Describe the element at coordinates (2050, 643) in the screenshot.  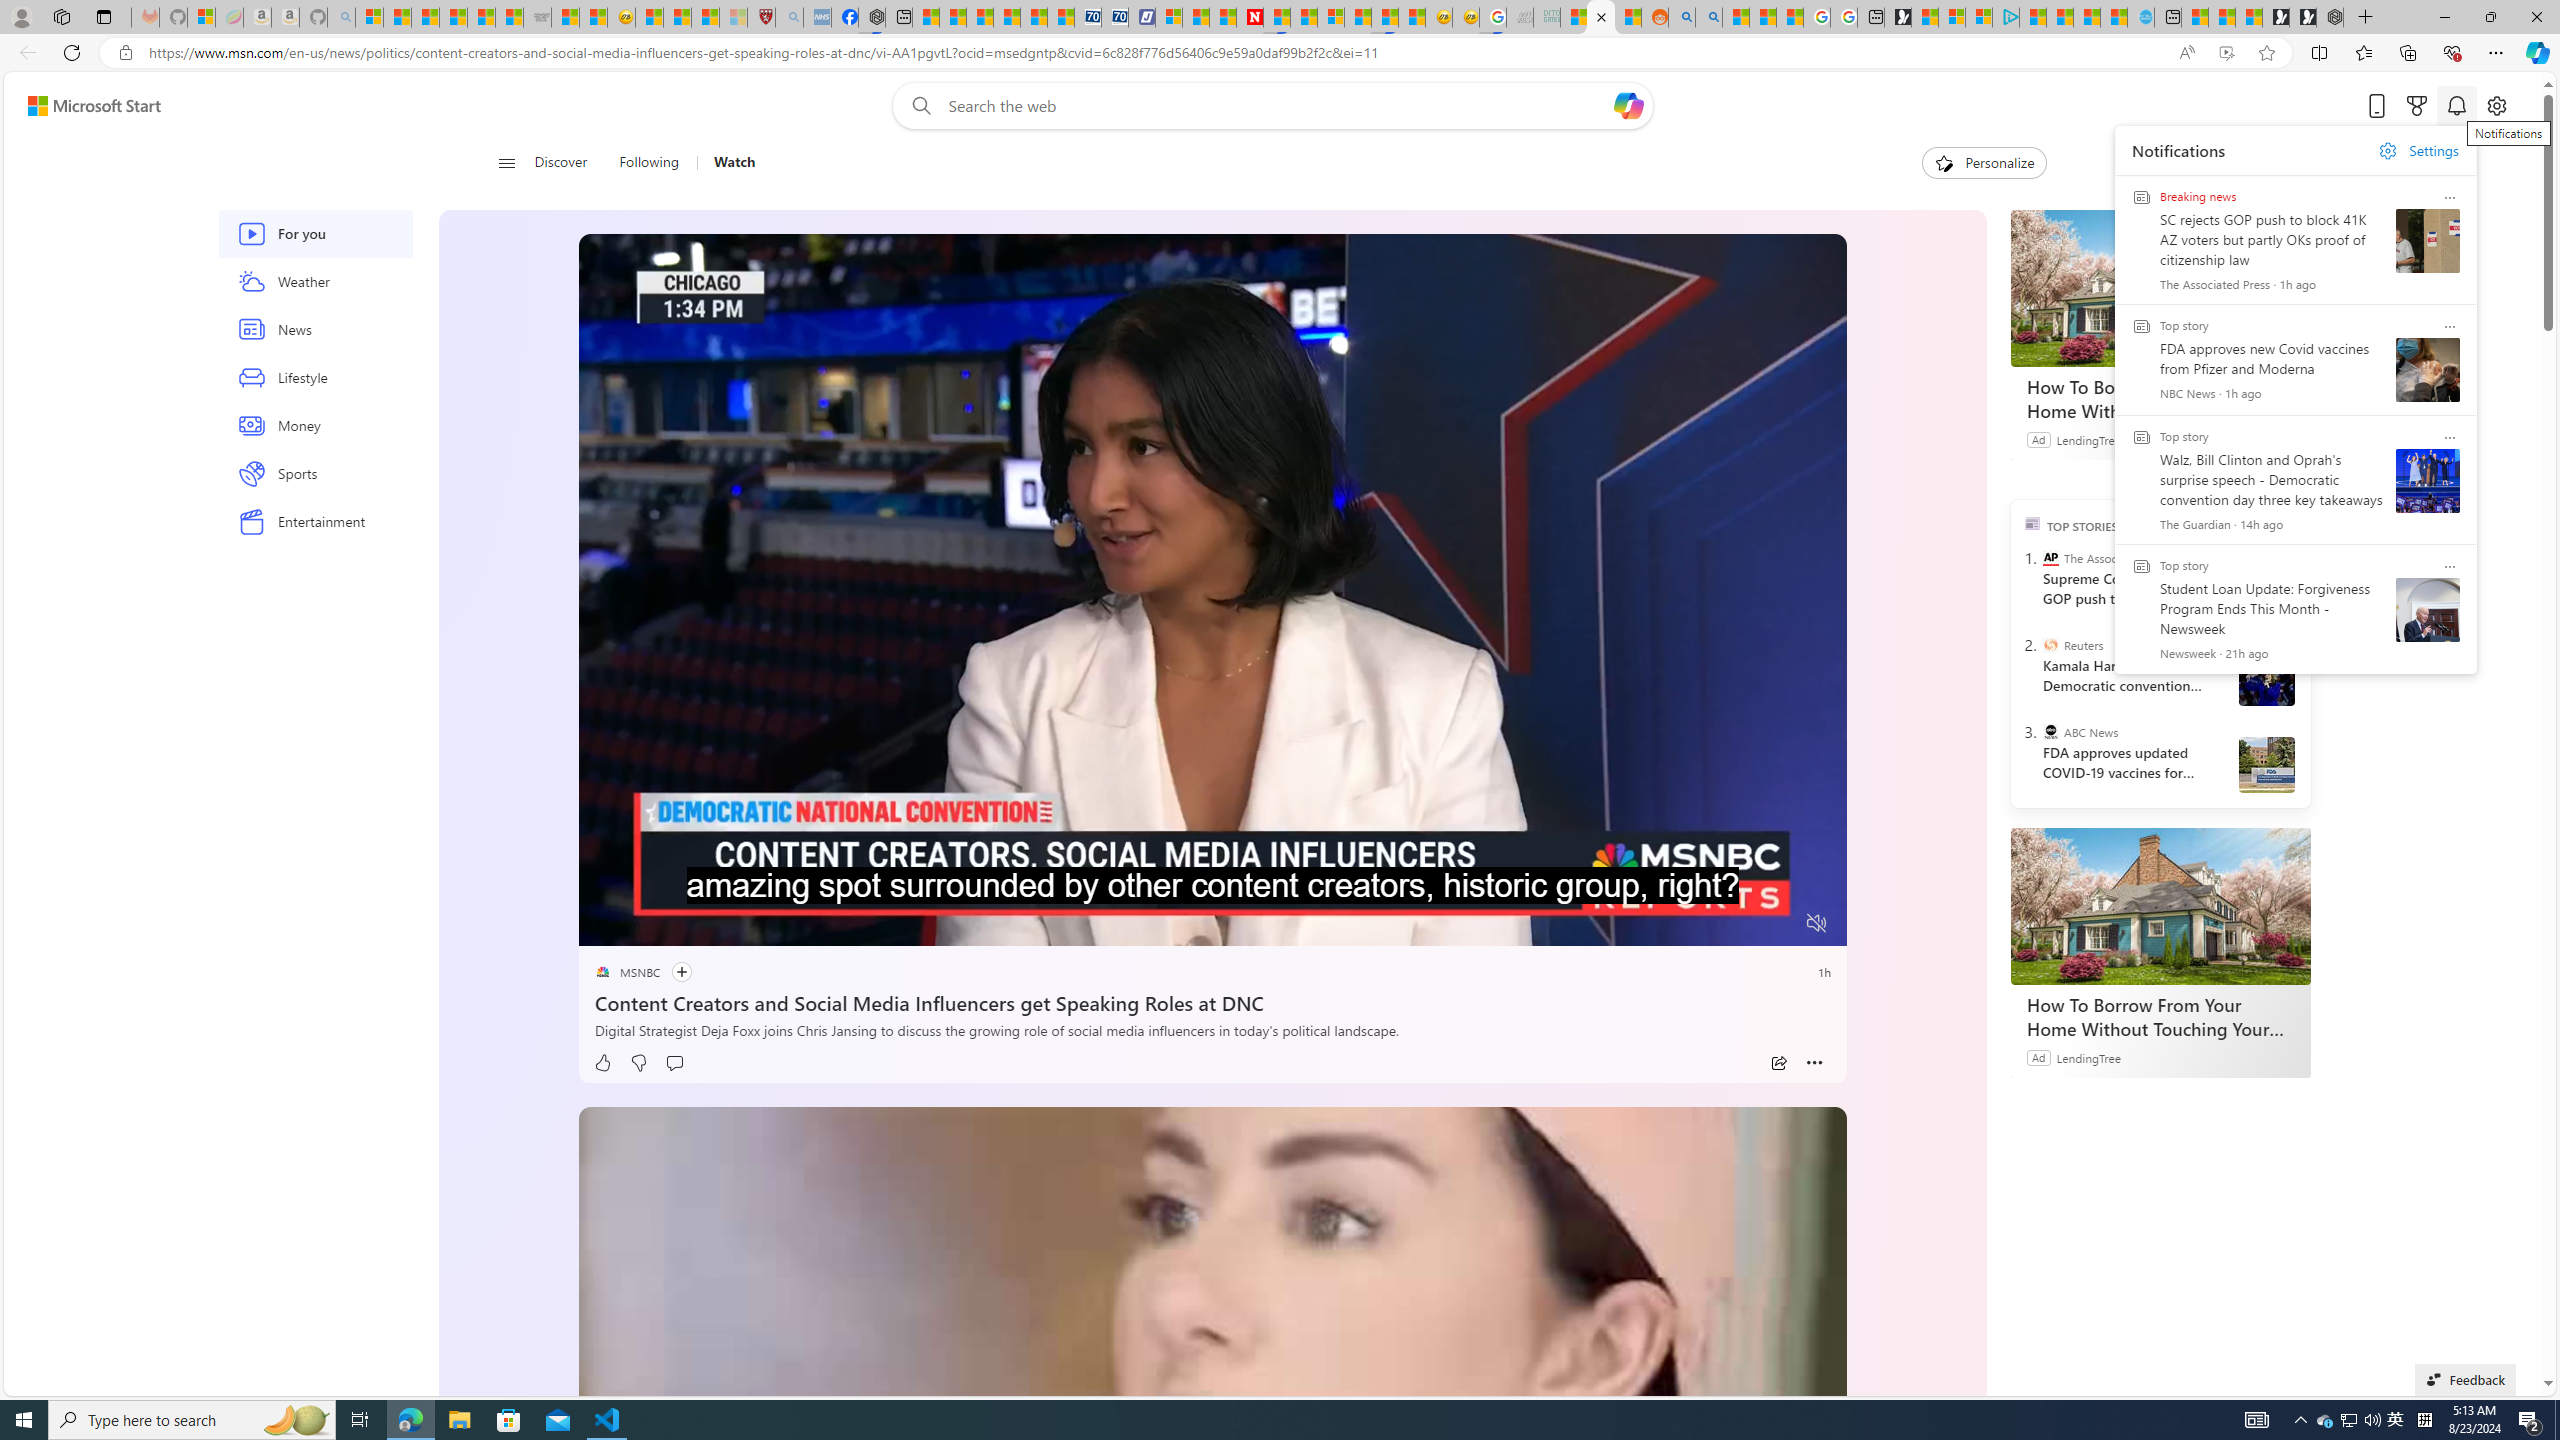
I see `'Reuters'` at that location.